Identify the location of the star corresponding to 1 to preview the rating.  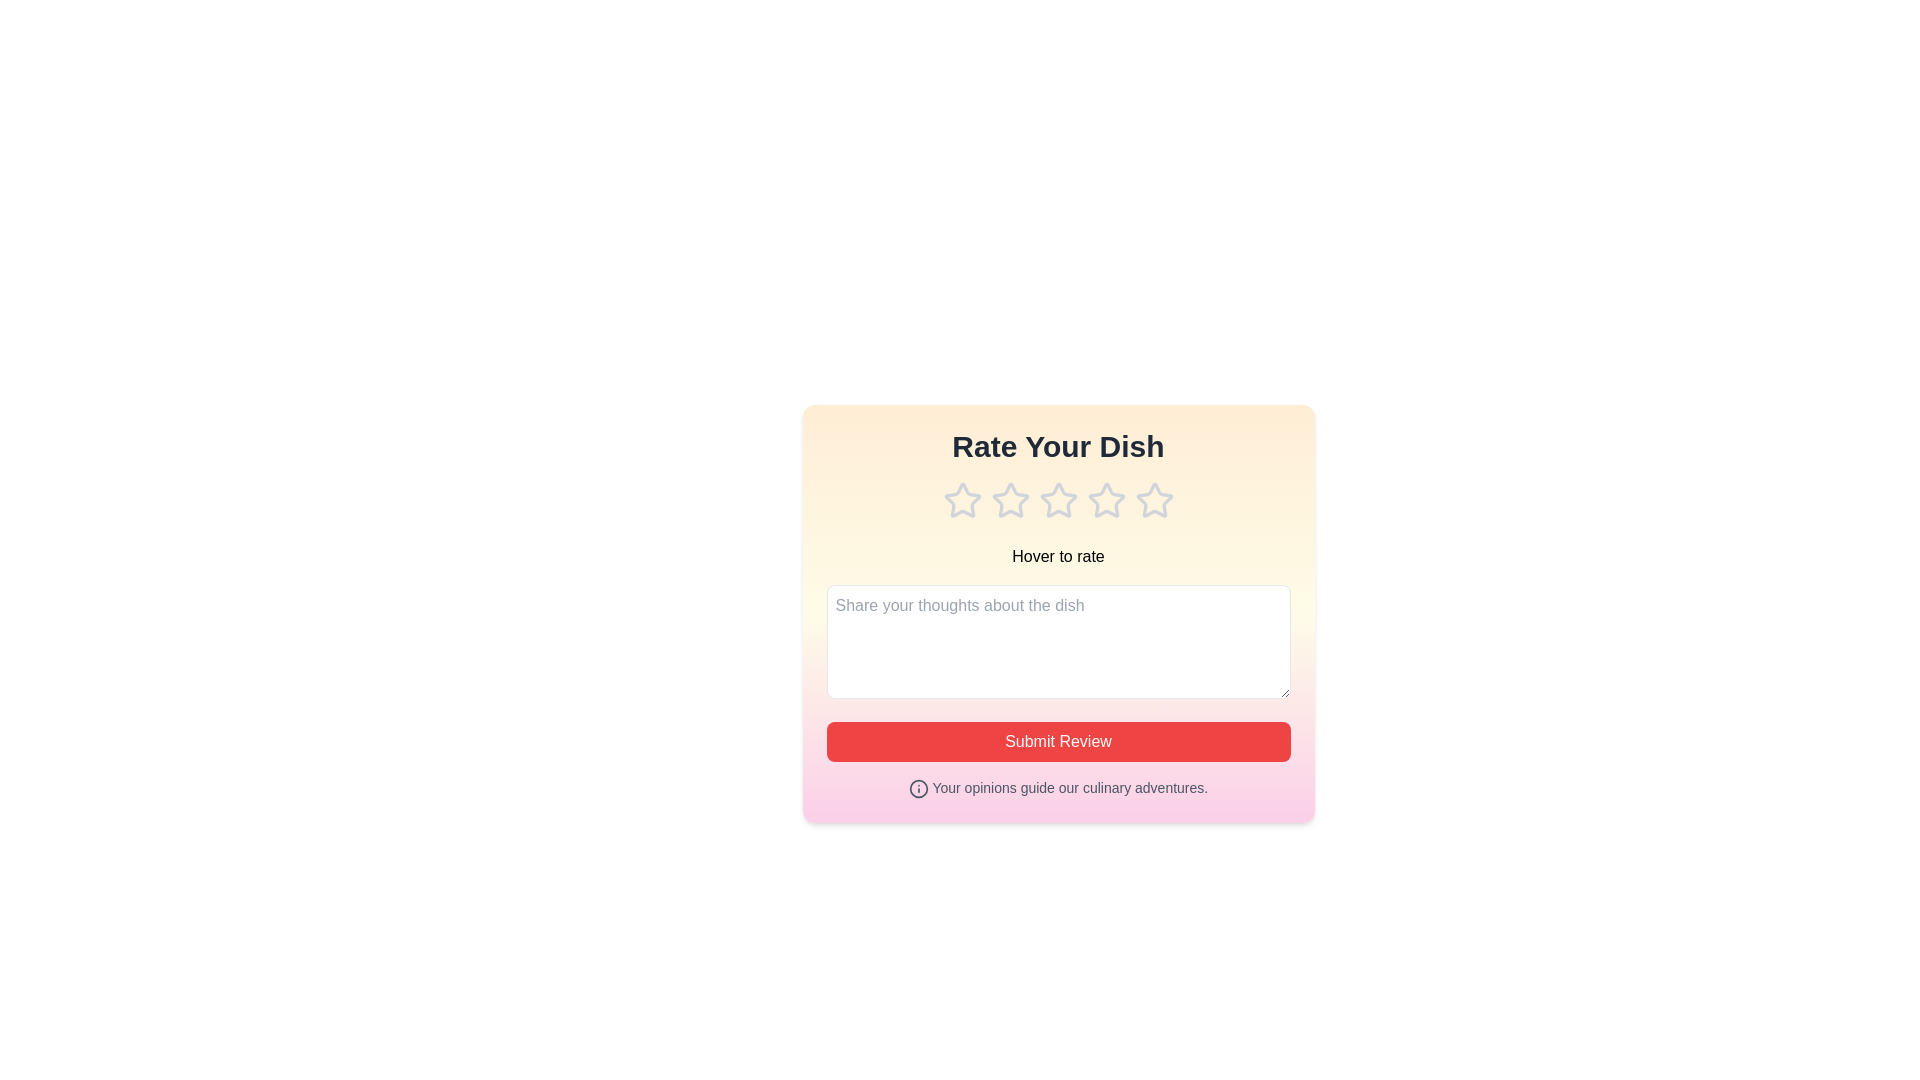
(962, 500).